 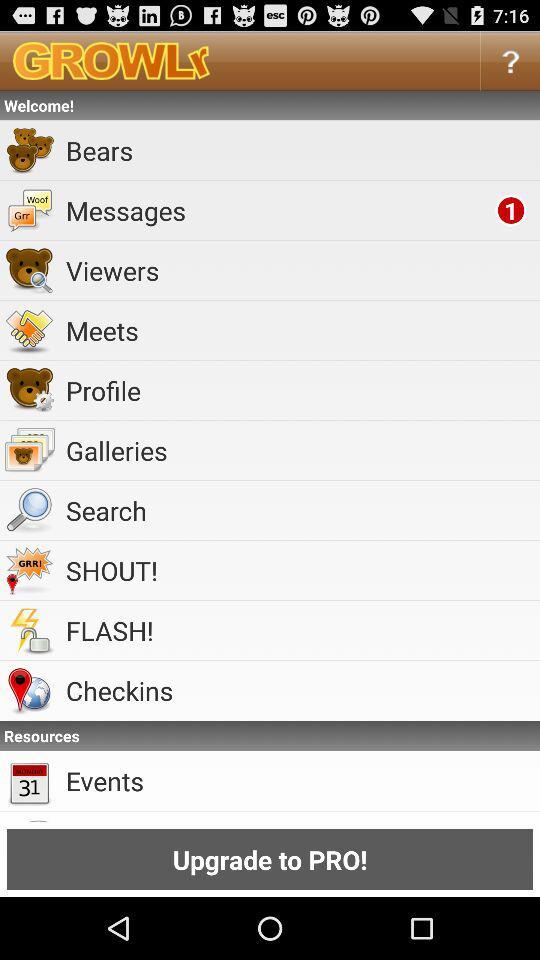 What do you see at coordinates (270, 734) in the screenshot?
I see `the resources item` at bounding box center [270, 734].